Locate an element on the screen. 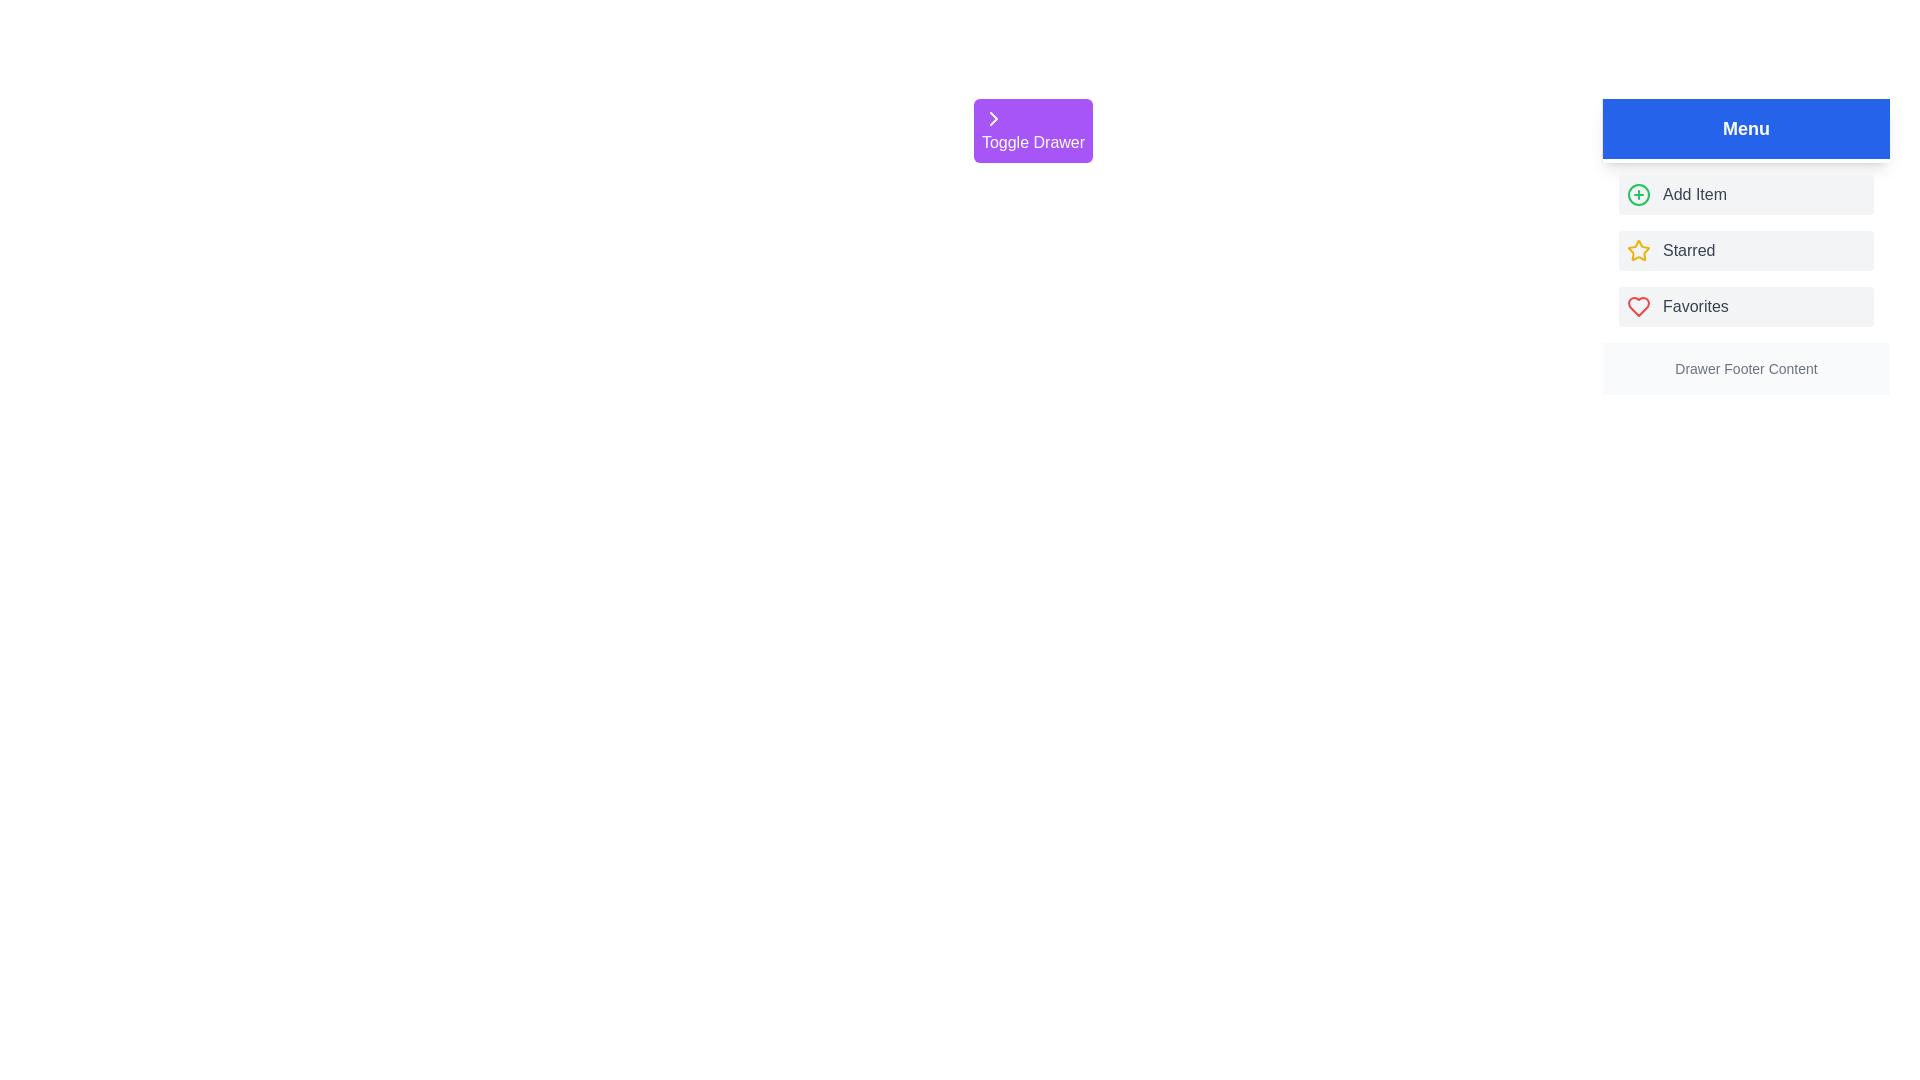 Image resolution: width=1920 pixels, height=1080 pixels. the 'Starred' button in the drawer is located at coordinates (1745, 249).